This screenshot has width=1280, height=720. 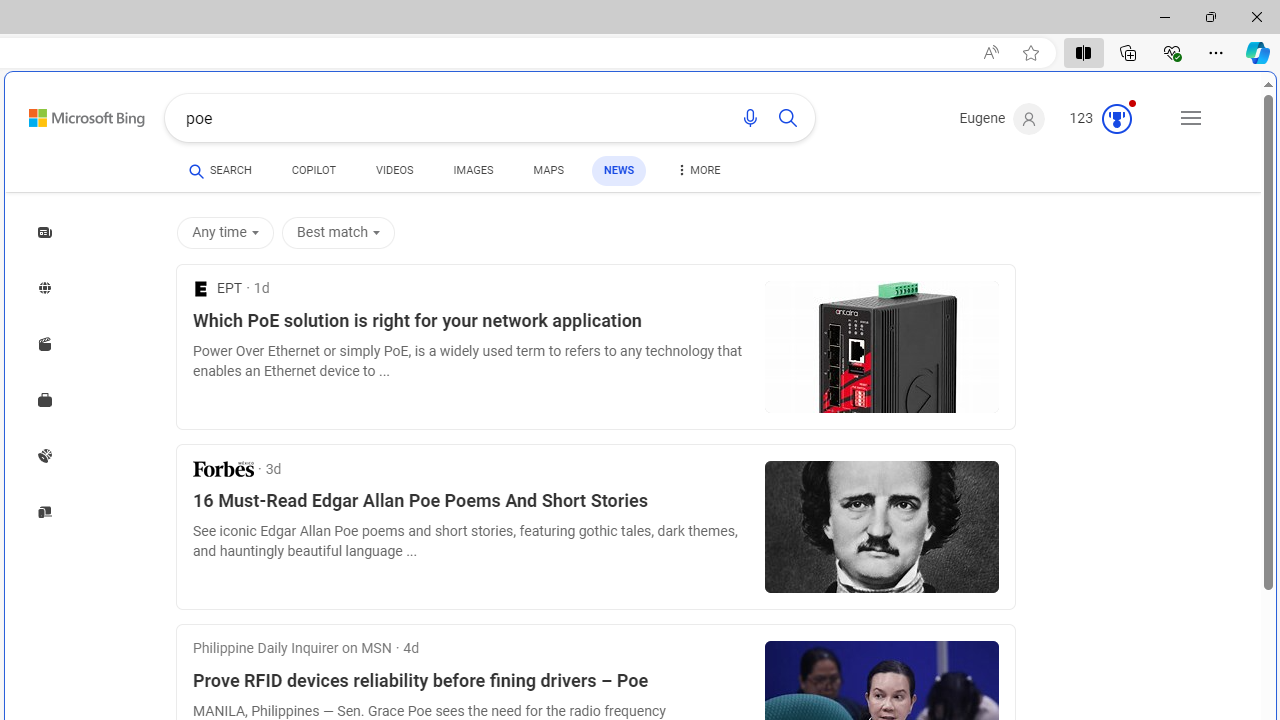 I want to click on 'Search button', so click(x=786, y=118).